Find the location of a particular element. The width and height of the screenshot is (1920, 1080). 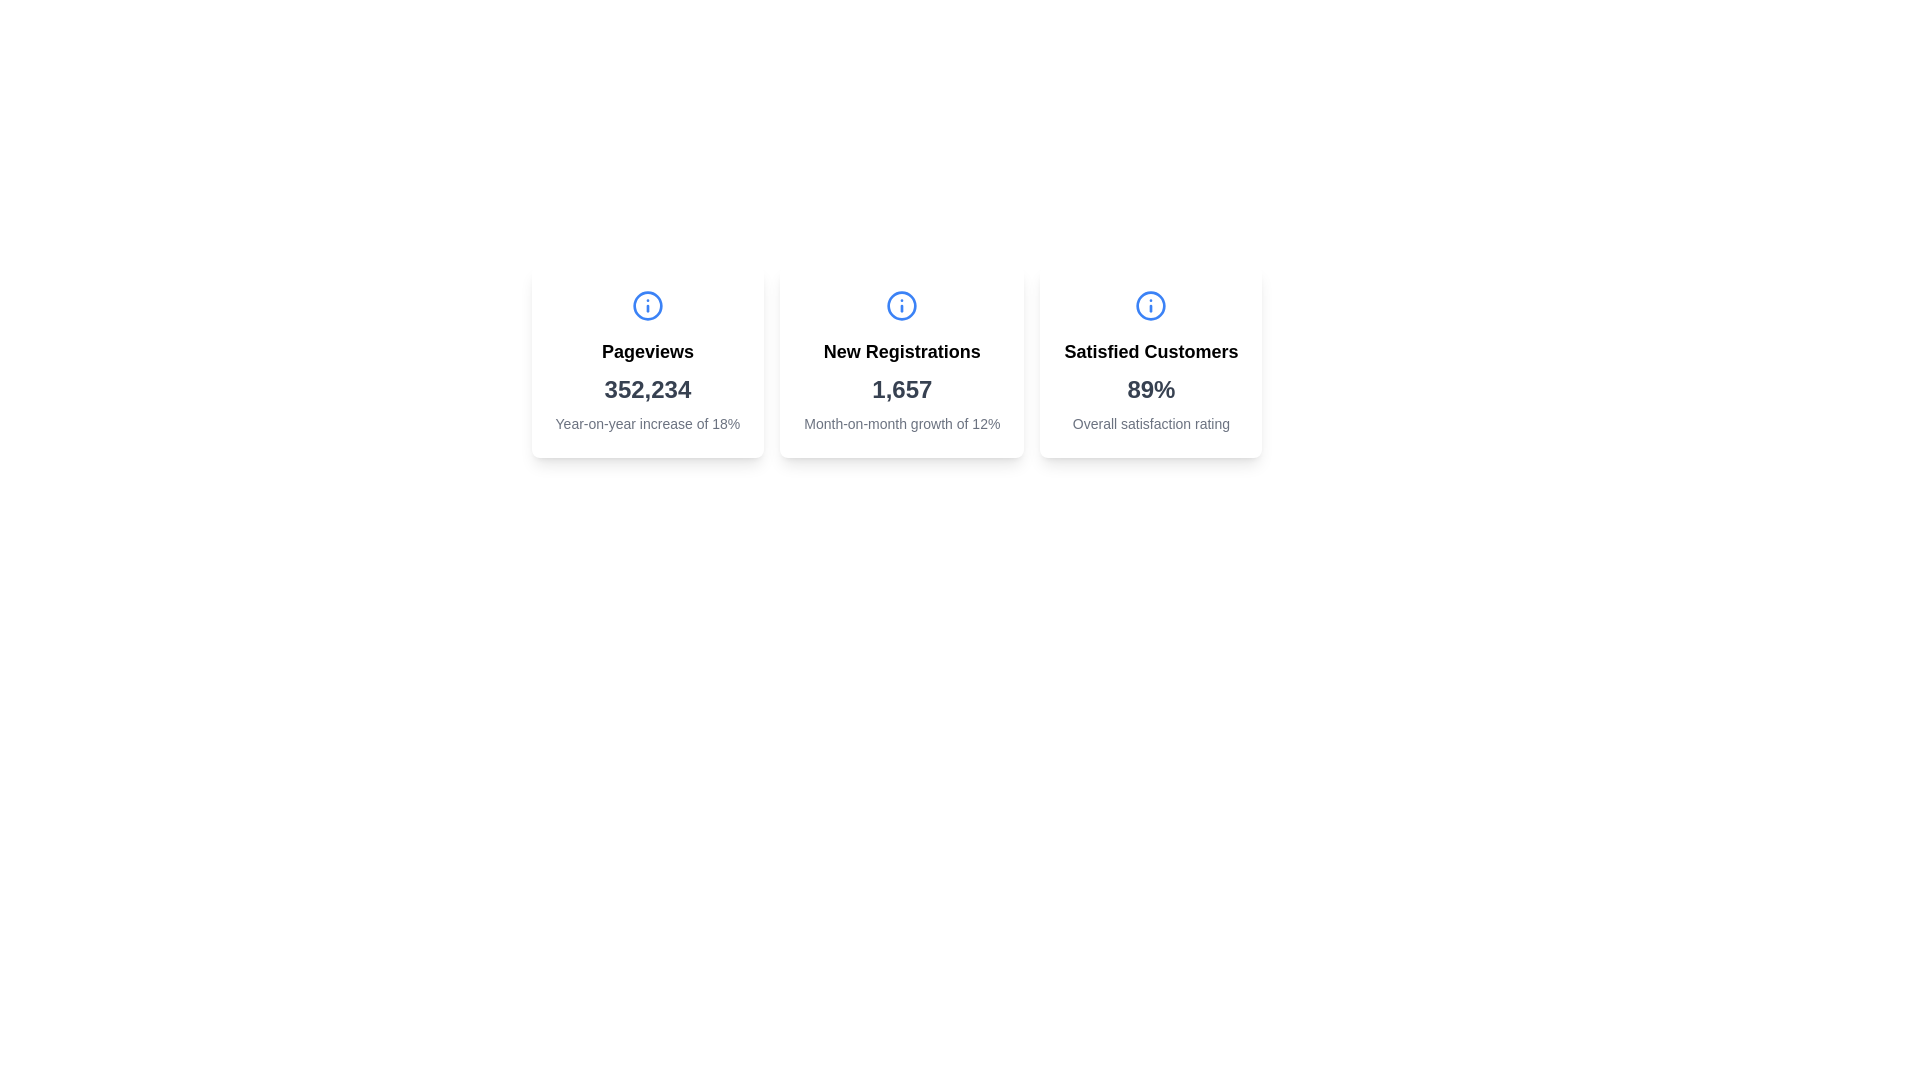

text label that is centrally located at the top-middle section of the card layout, which provides a title or category for the information displayed below it is located at coordinates (648, 350).